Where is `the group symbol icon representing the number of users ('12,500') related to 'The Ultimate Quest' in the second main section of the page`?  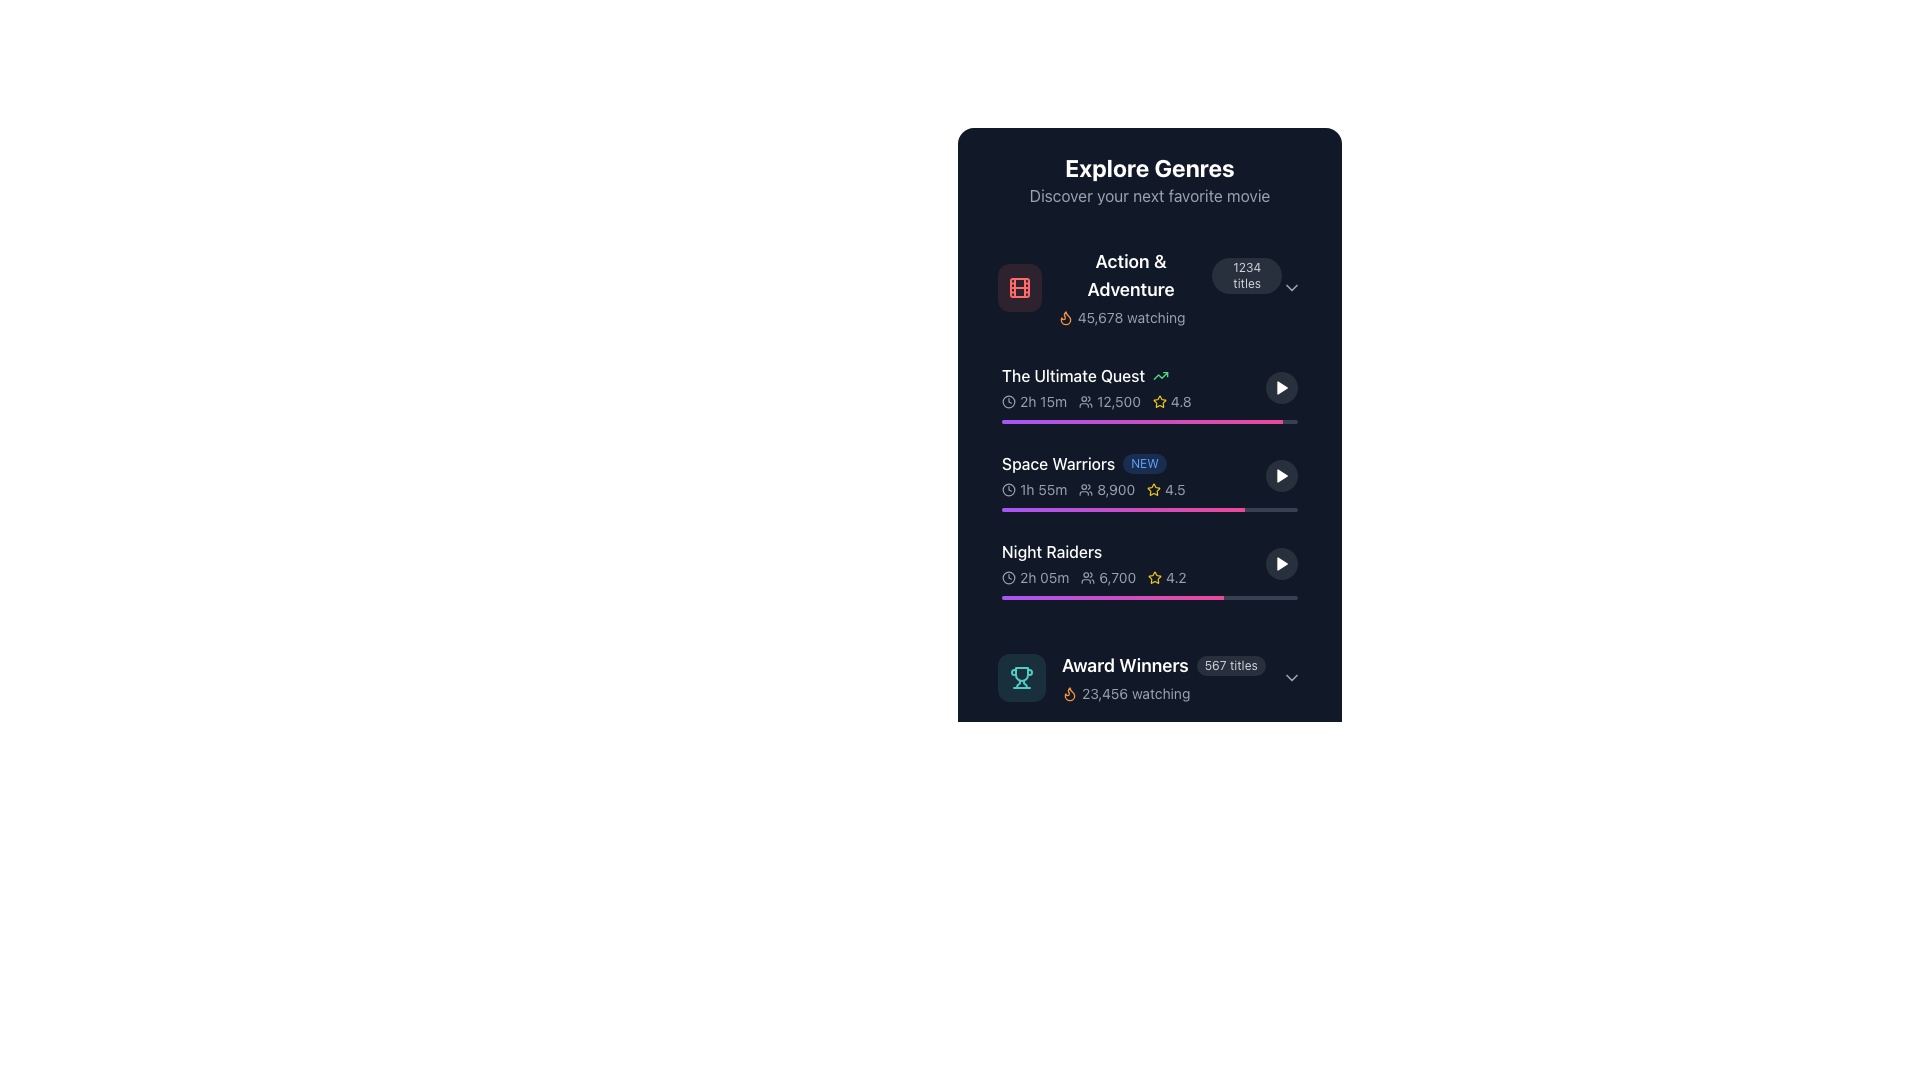 the group symbol icon representing the number of users ('12,500') related to 'The Ultimate Quest' in the second main section of the page is located at coordinates (1085, 401).